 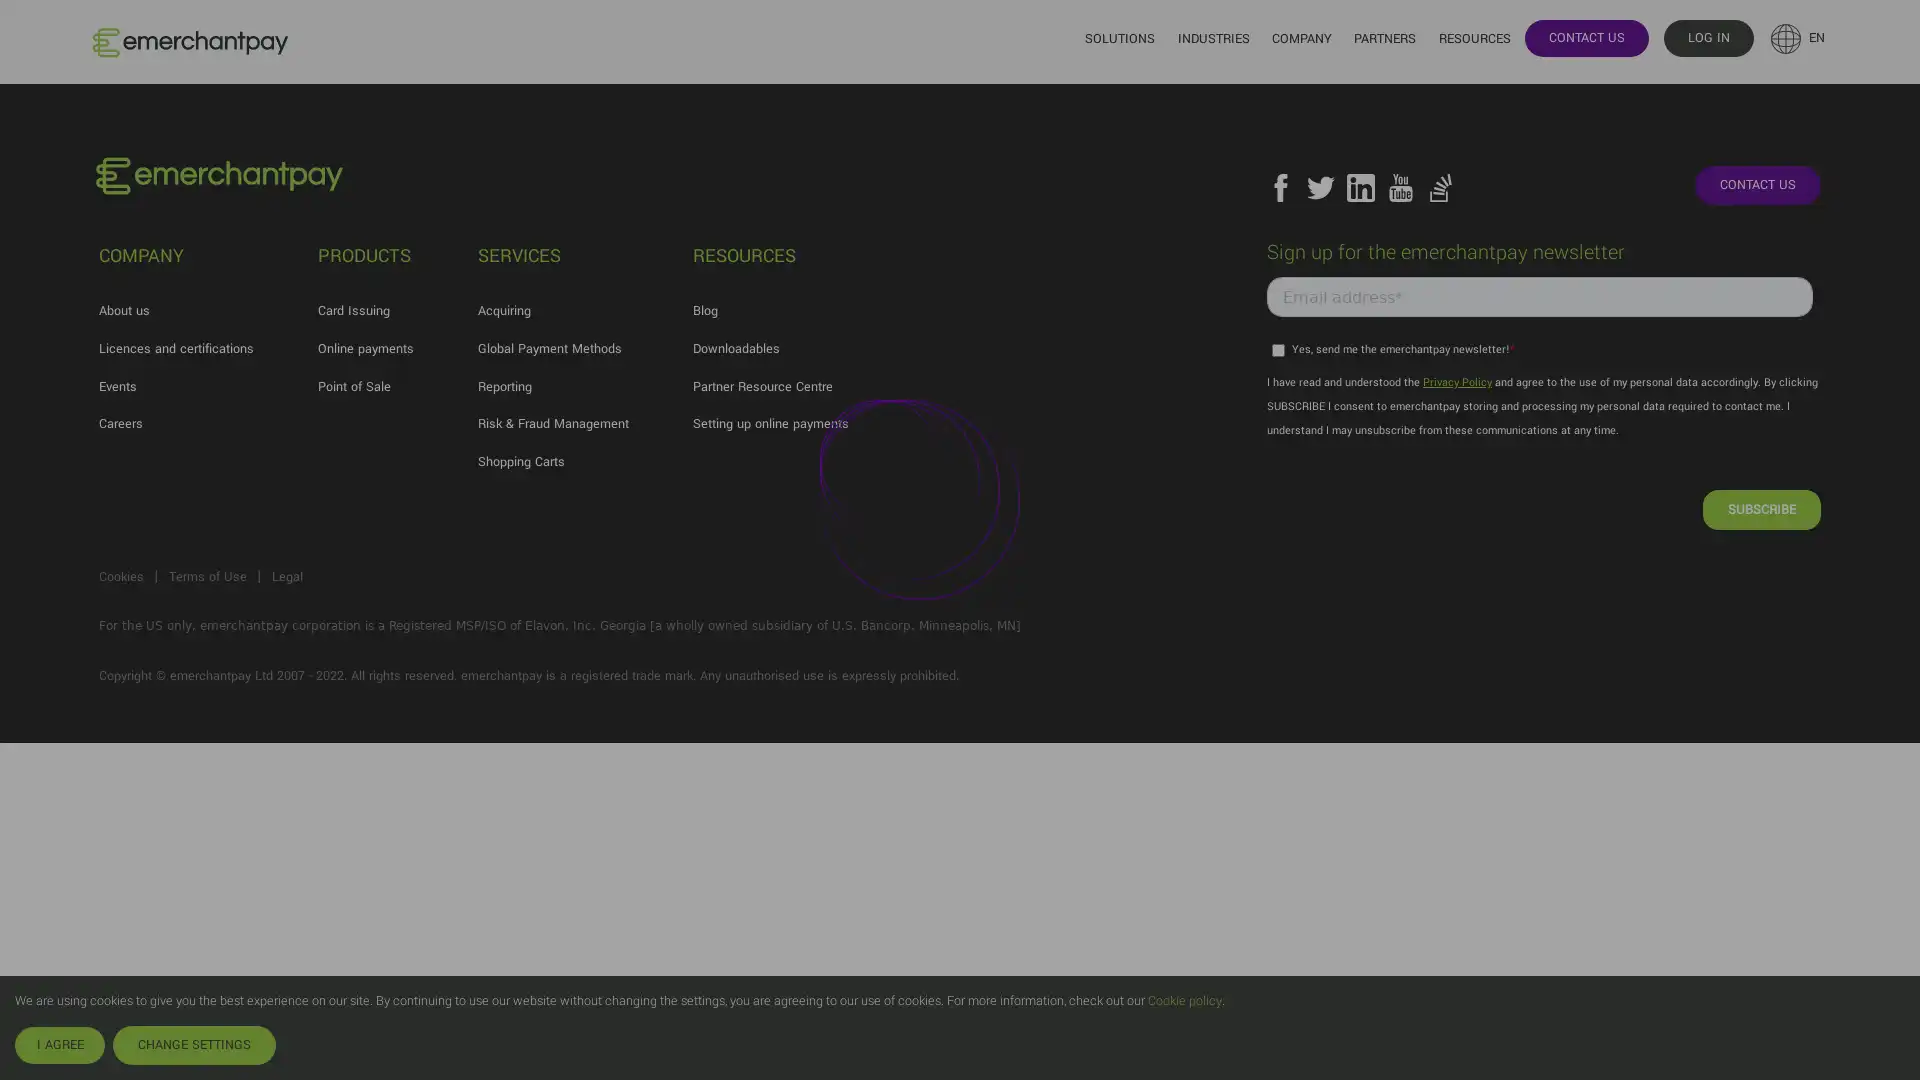 I want to click on LOG IN, so click(x=1707, y=37).